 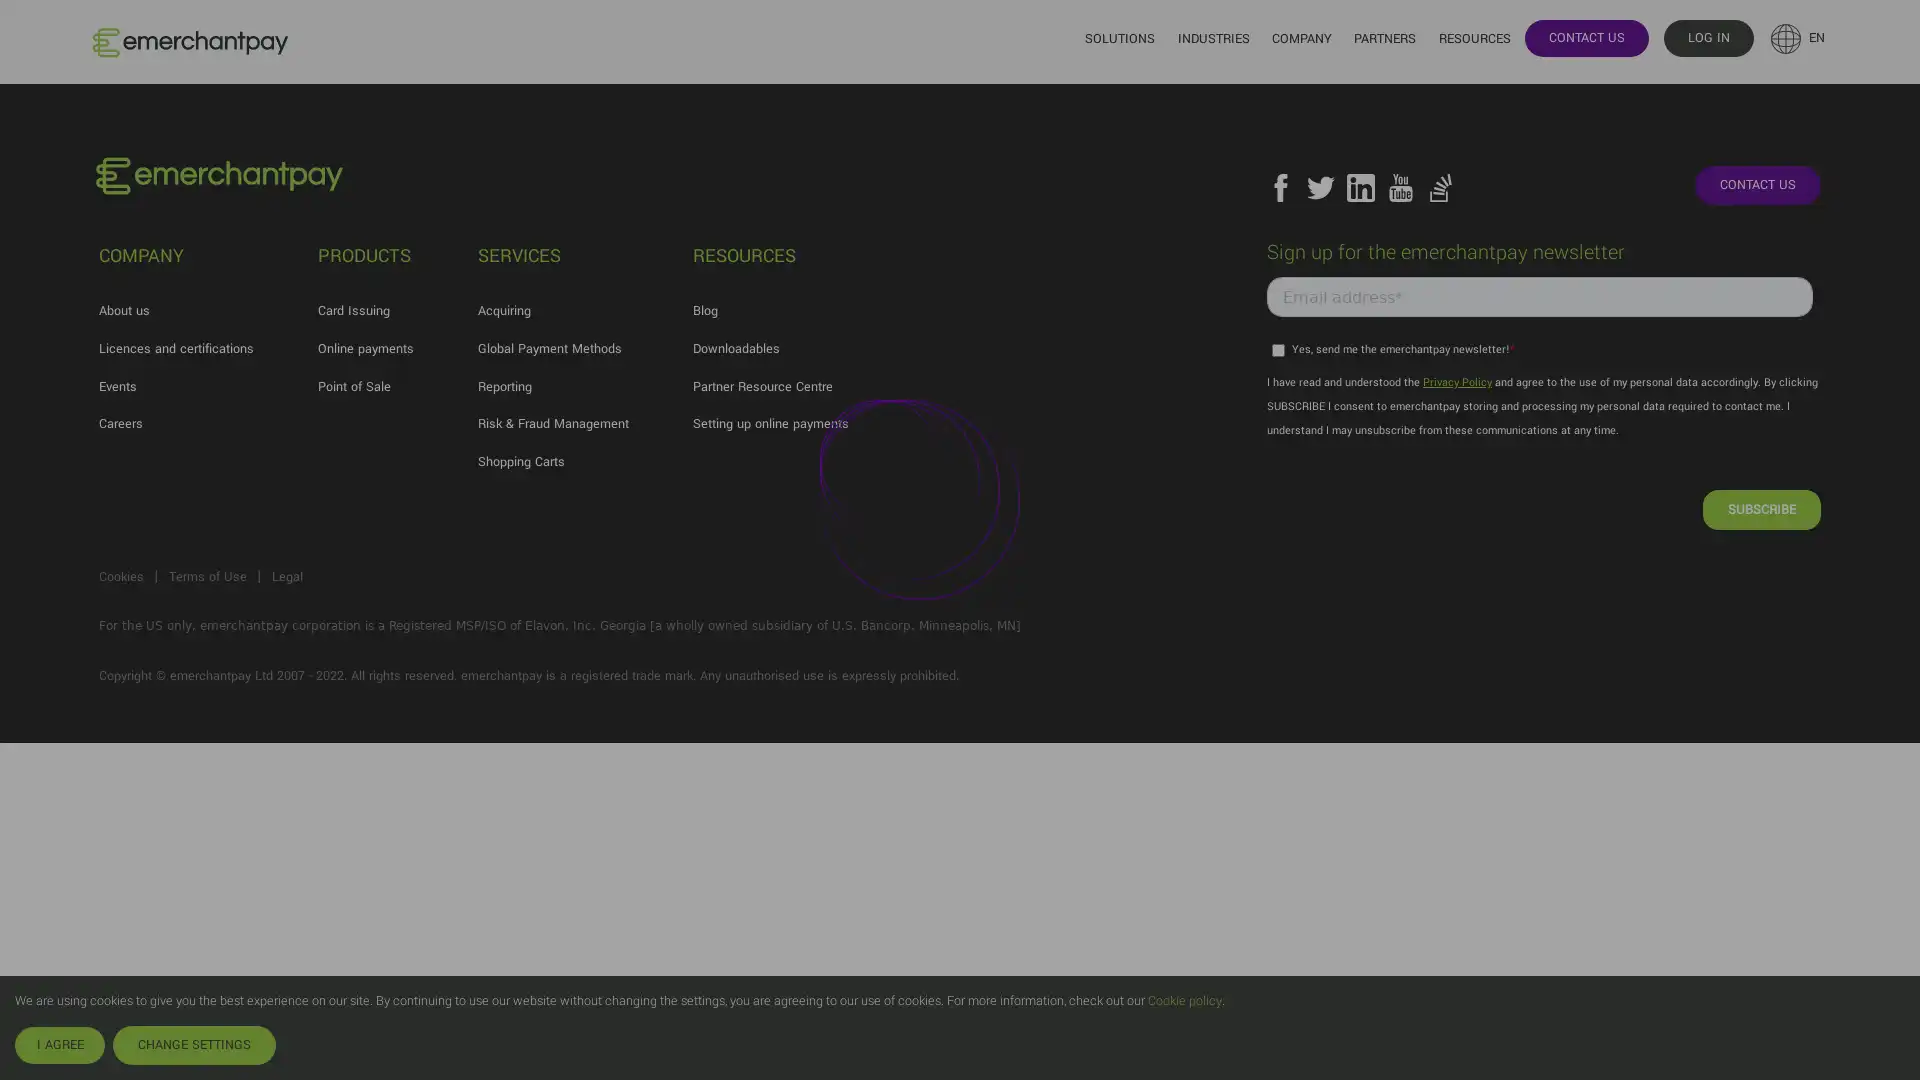 I want to click on LOG IN, so click(x=1707, y=37).